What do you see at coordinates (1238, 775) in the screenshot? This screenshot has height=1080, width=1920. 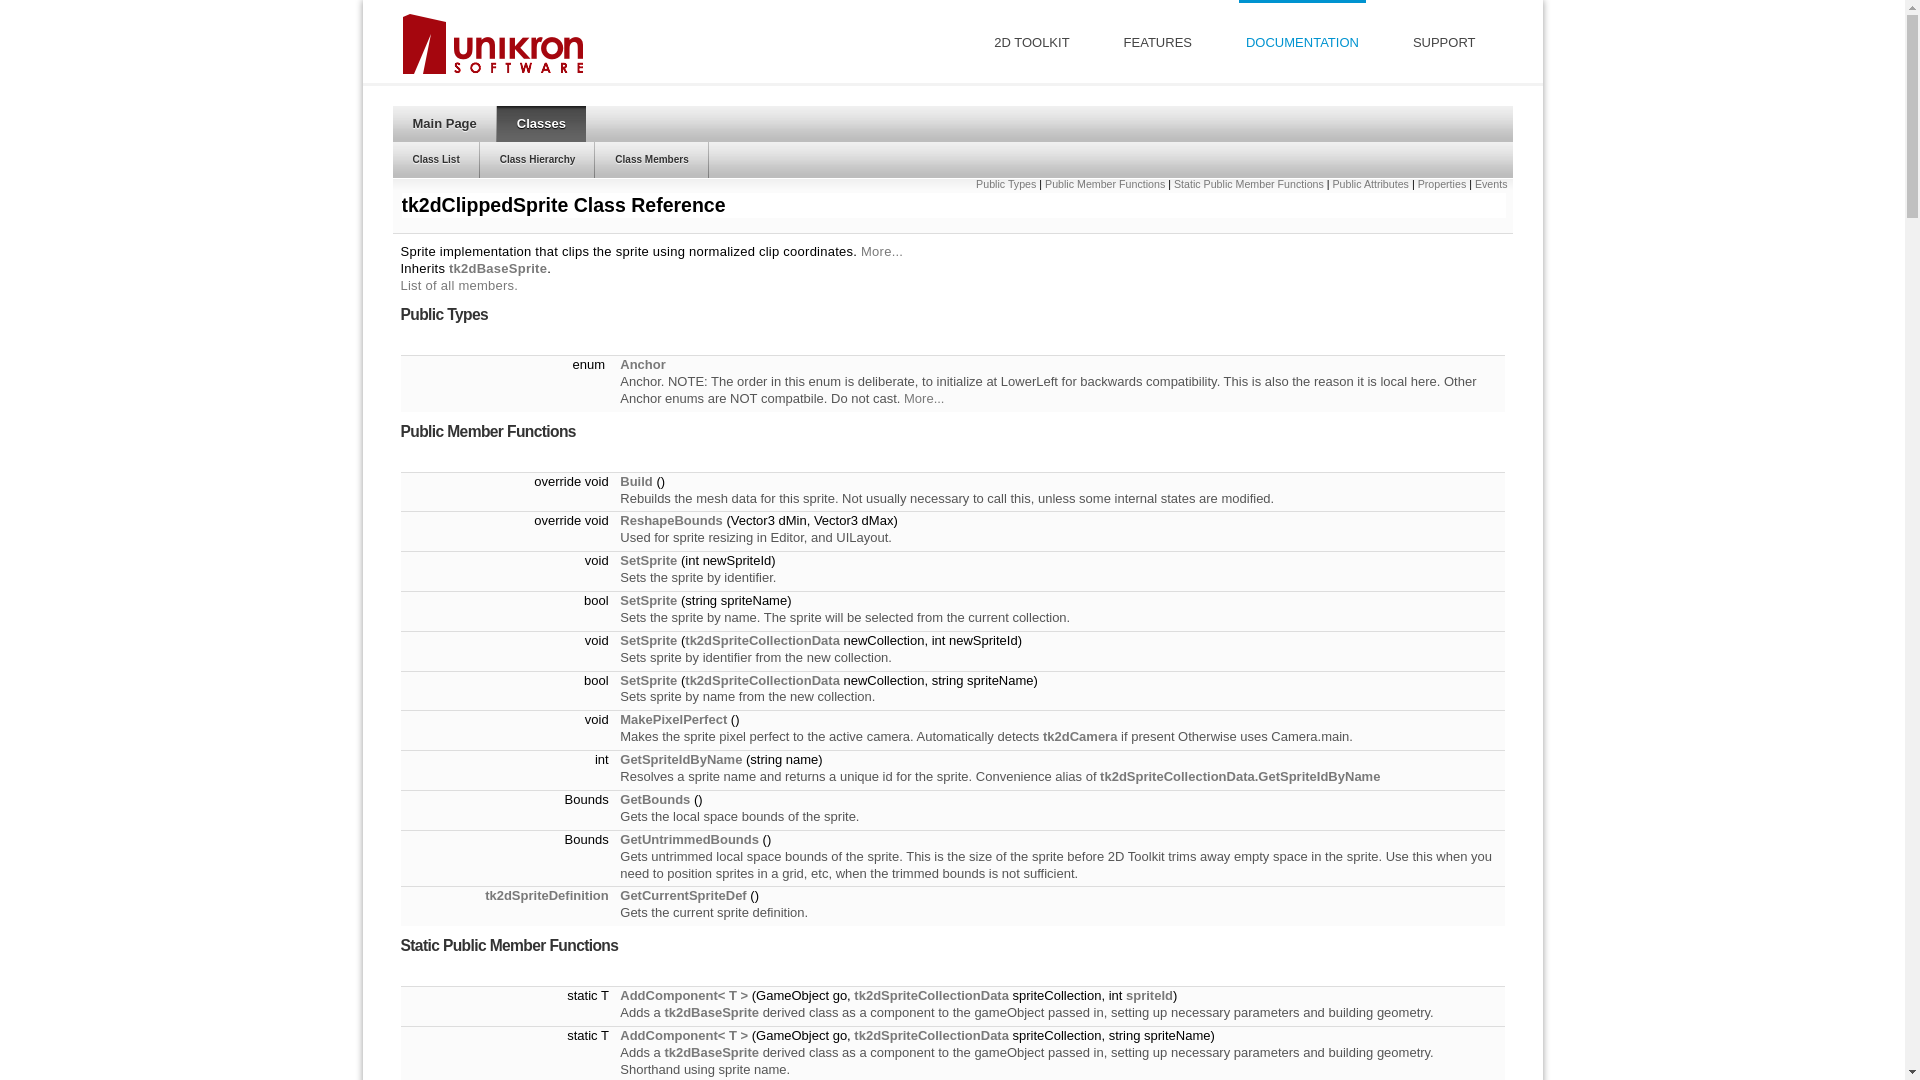 I see `'tk2dSpriteCollectionData.GetSpriteIdByName'` at bounding box center [1238, 775].